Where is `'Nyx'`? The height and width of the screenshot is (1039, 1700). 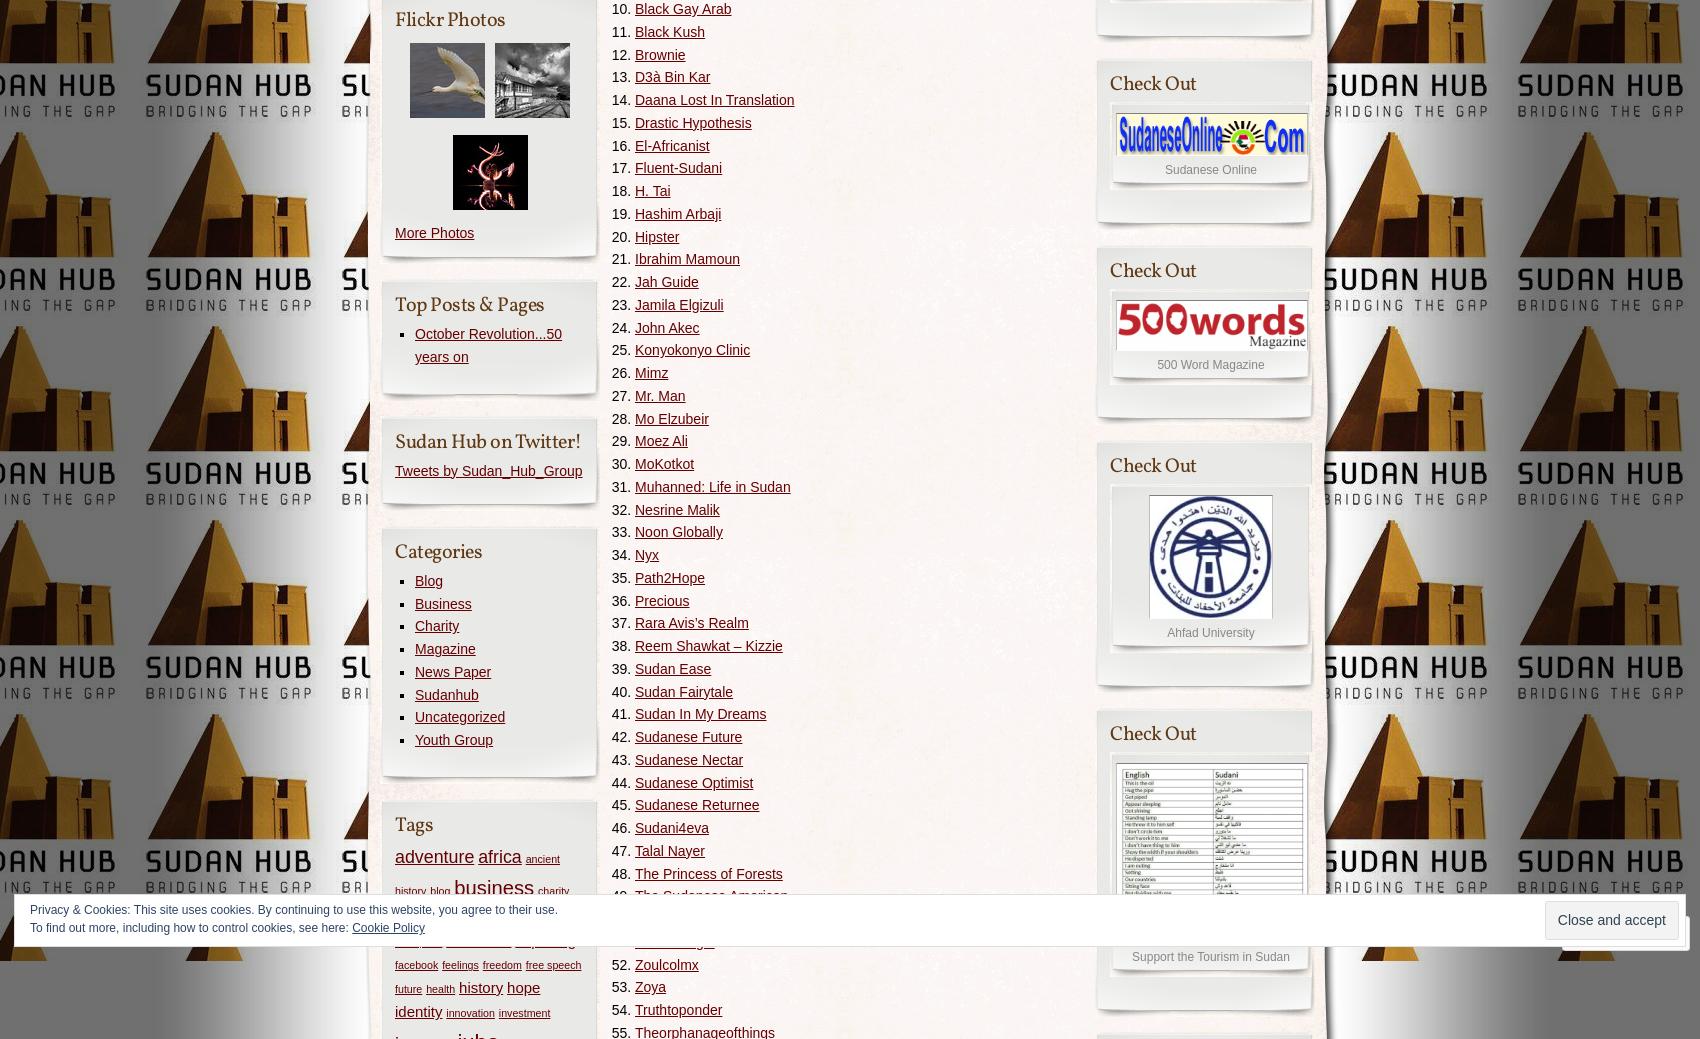
'Nyx' is located at coordinates (647, 555).